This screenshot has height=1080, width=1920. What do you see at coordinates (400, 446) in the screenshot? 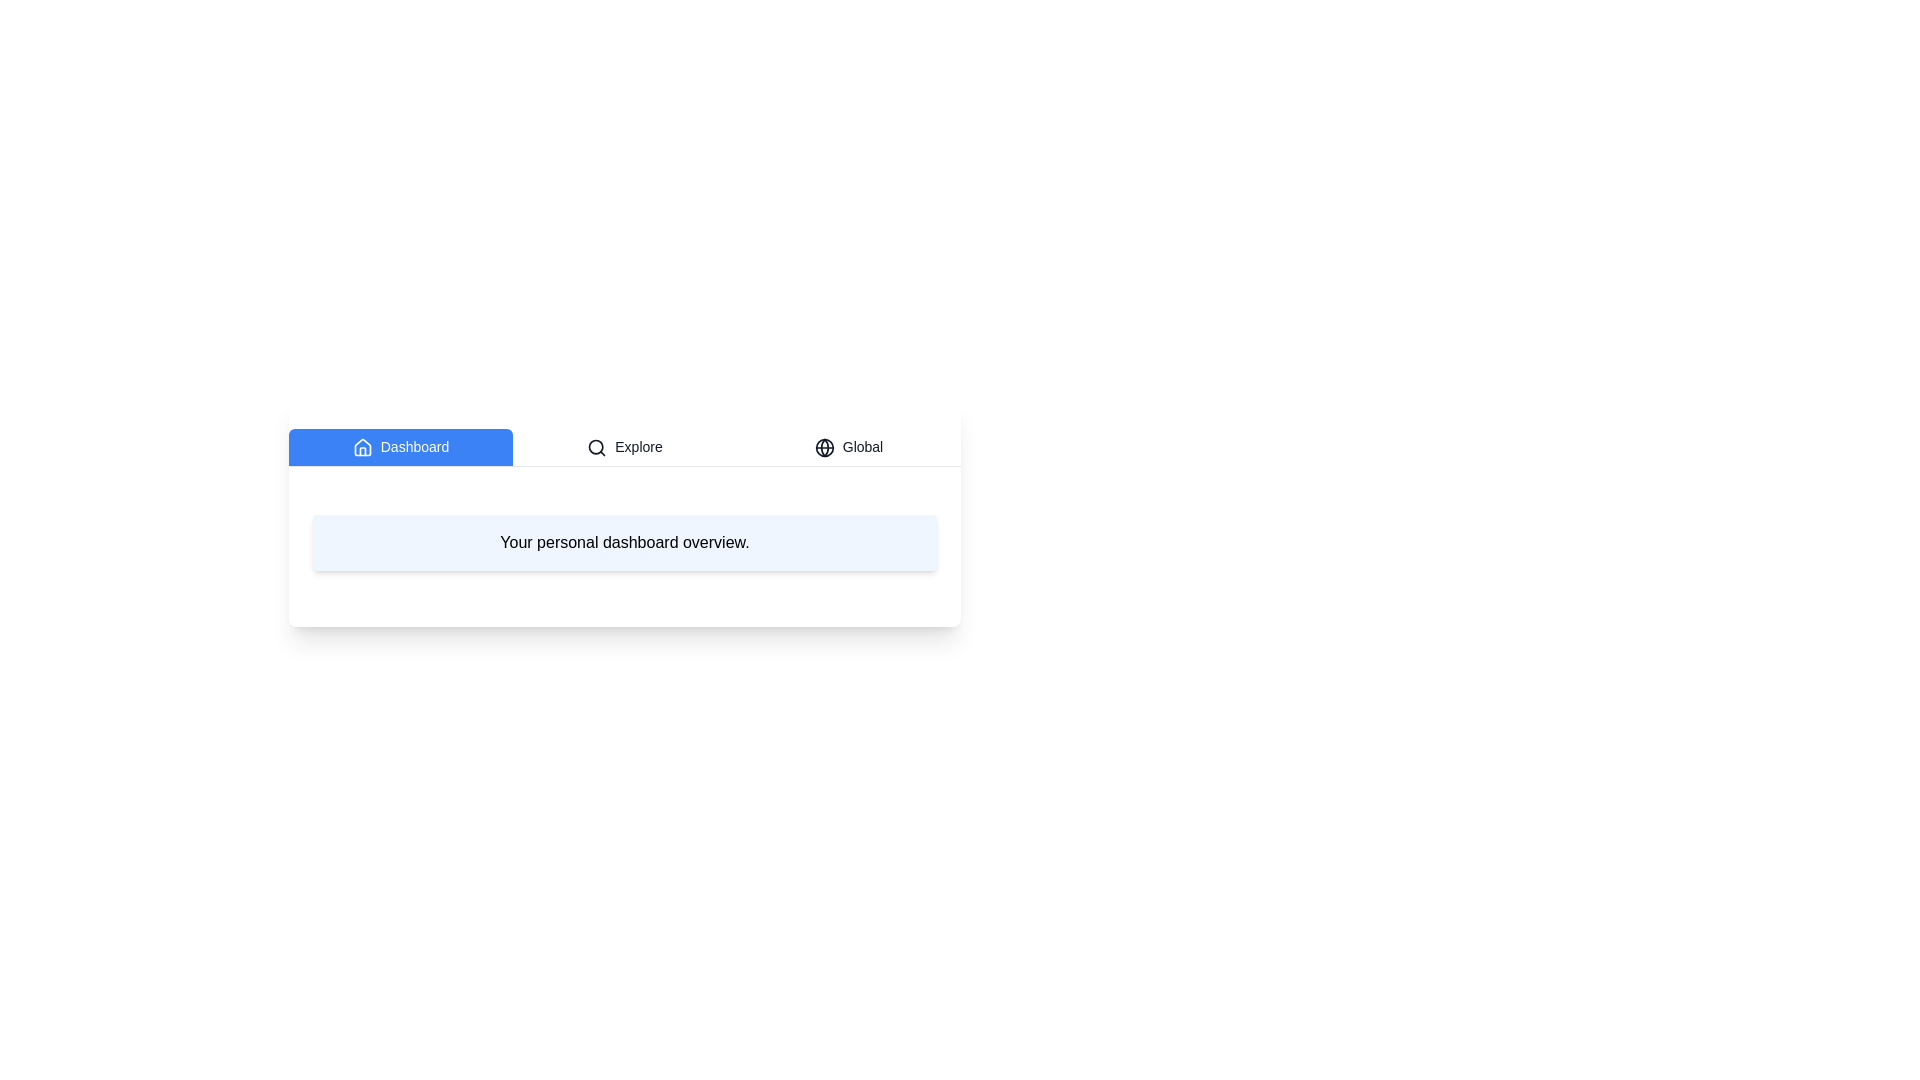
I see `the Dashboard tab to read its content` at bounding box center [400, 446].